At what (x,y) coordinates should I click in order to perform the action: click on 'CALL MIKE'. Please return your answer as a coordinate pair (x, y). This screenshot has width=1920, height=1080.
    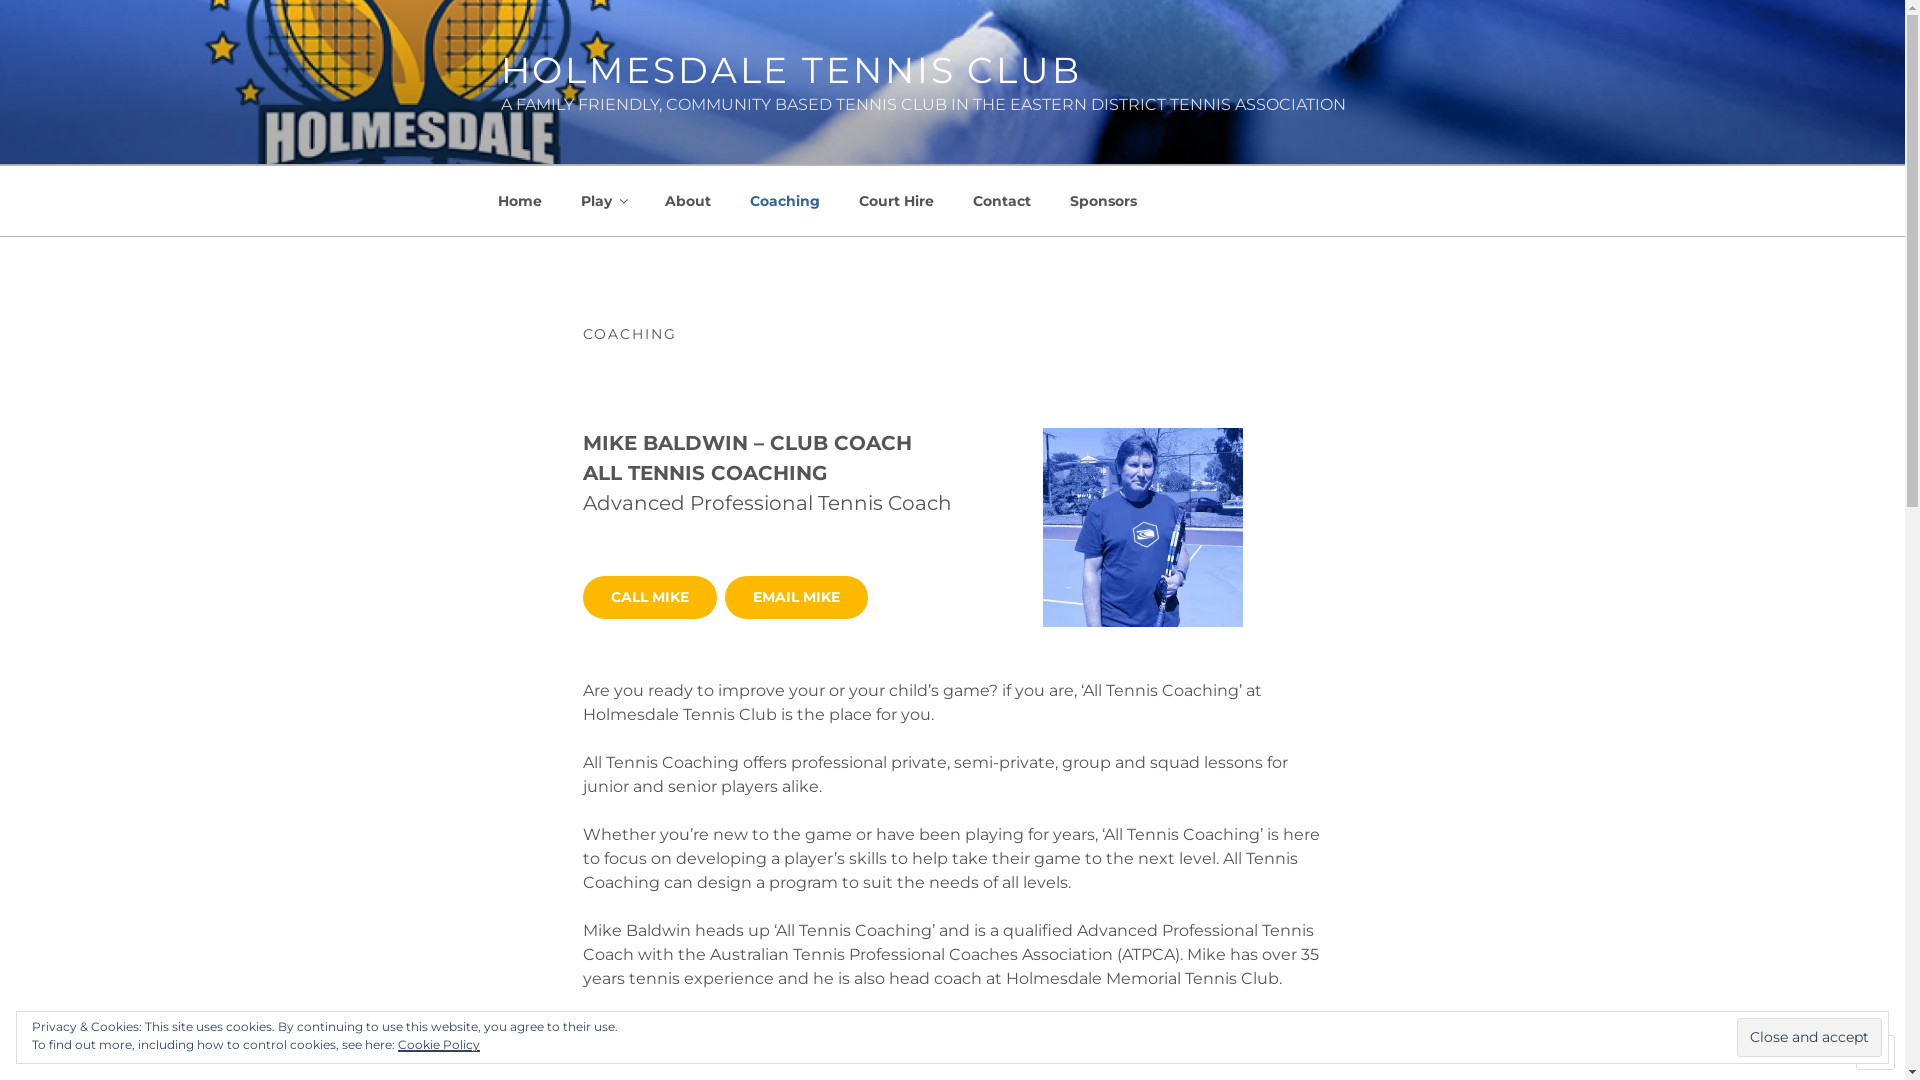
    Looking at the image, I should click on (648, 596).